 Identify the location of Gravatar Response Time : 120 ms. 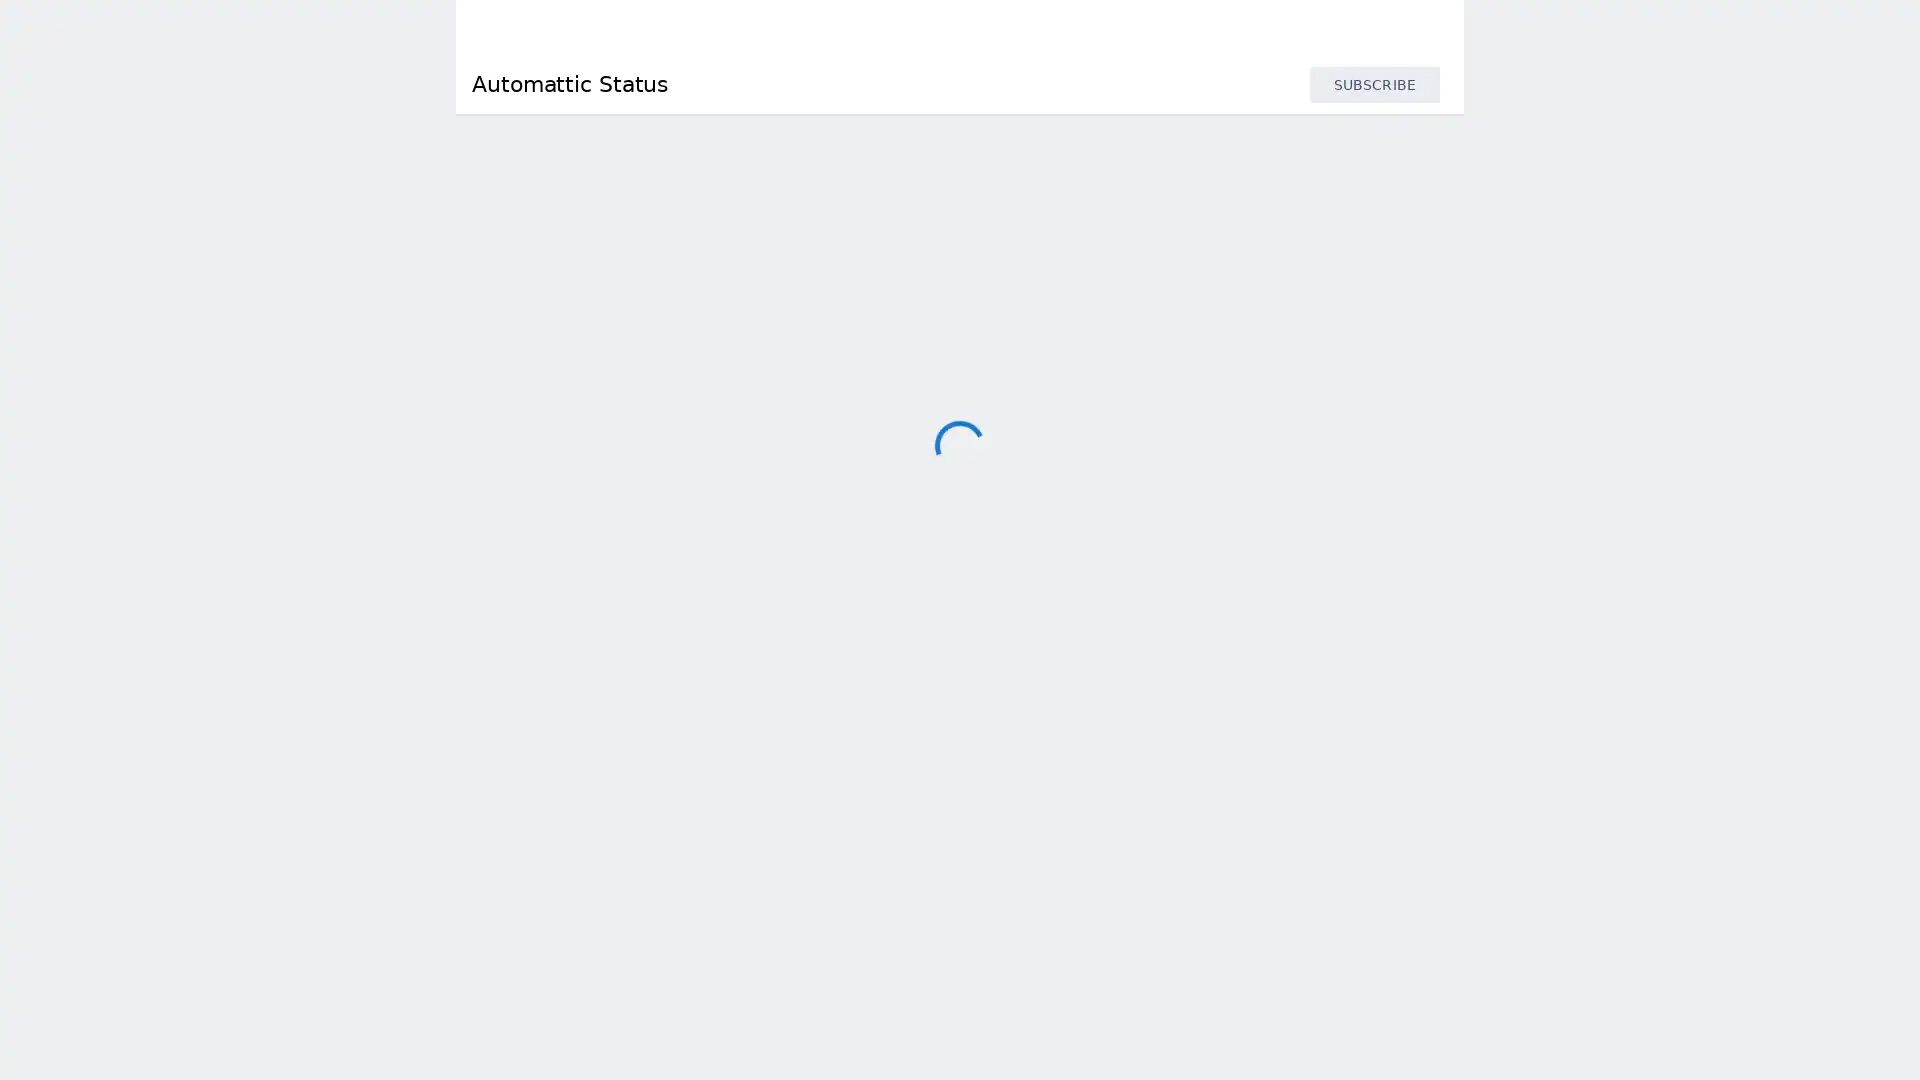
(838, 522).